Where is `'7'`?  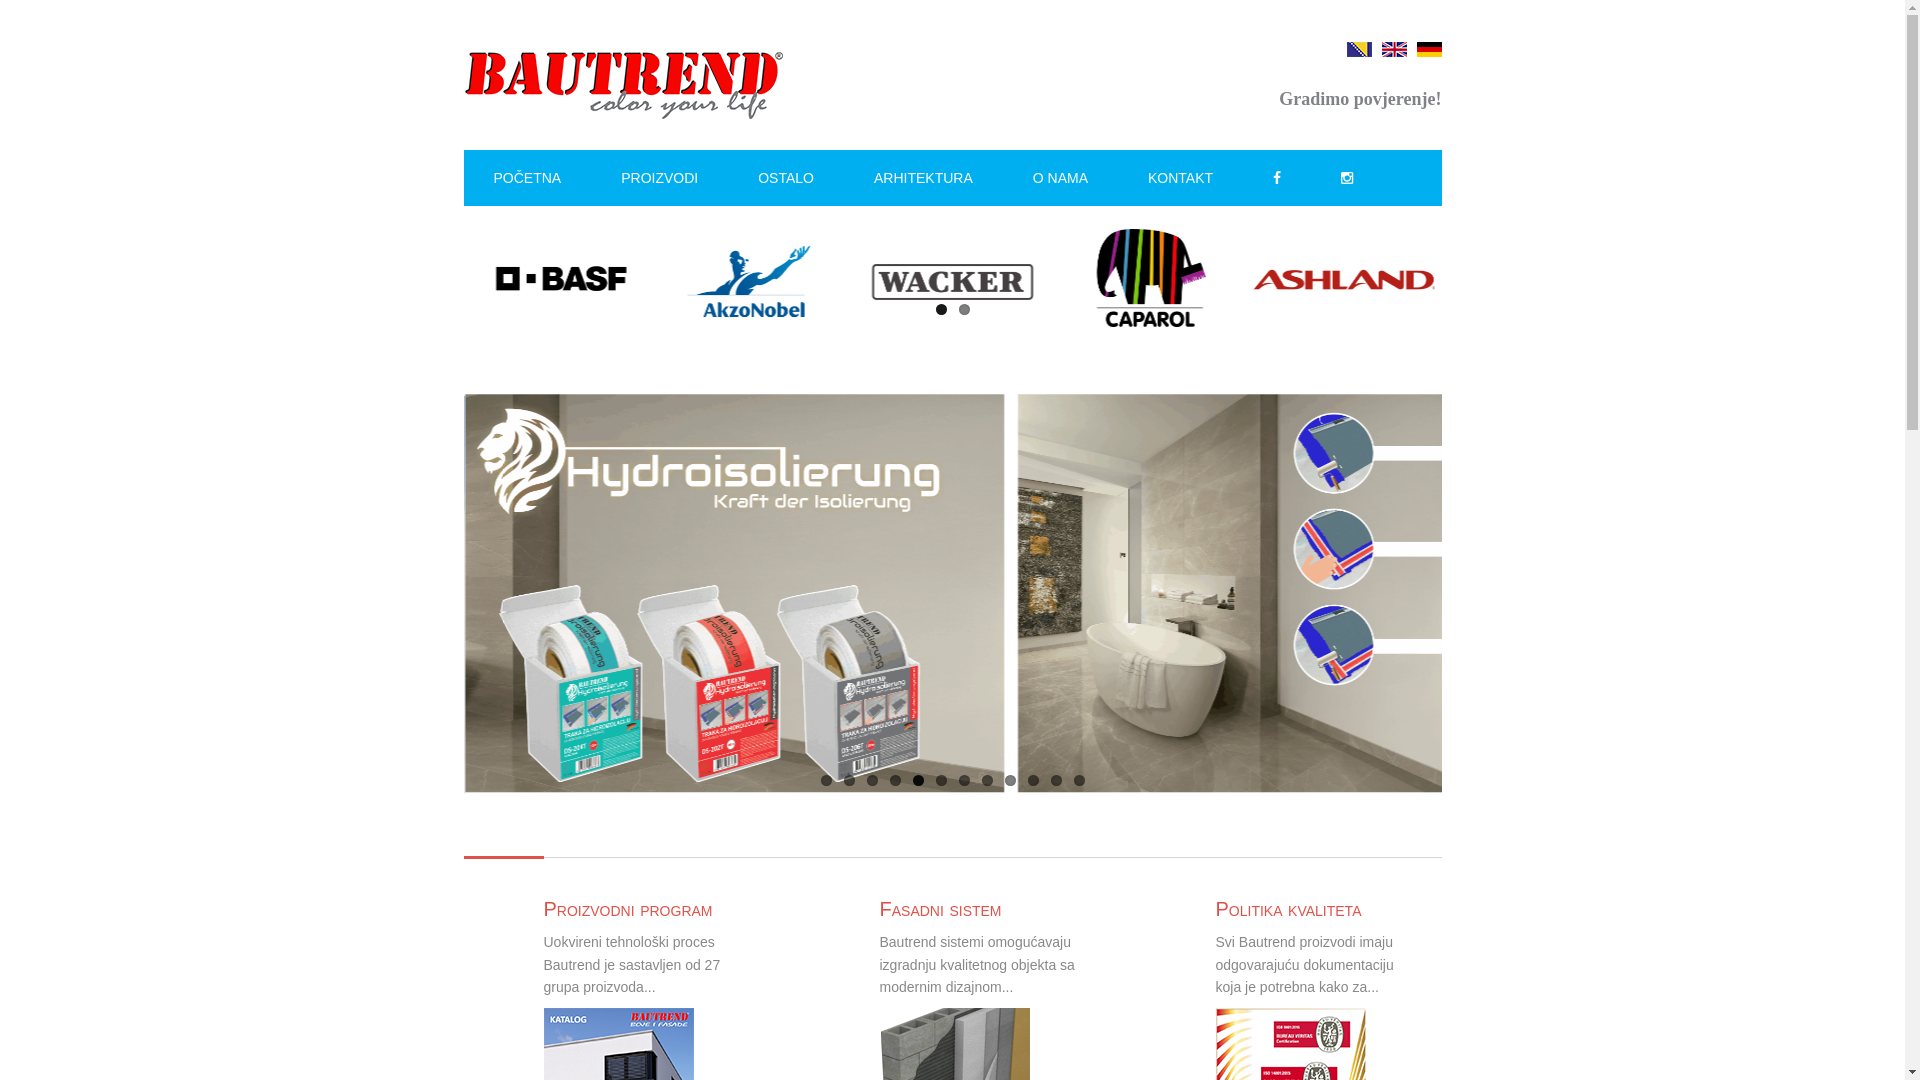
'7' is located at coordinates (957, 779).